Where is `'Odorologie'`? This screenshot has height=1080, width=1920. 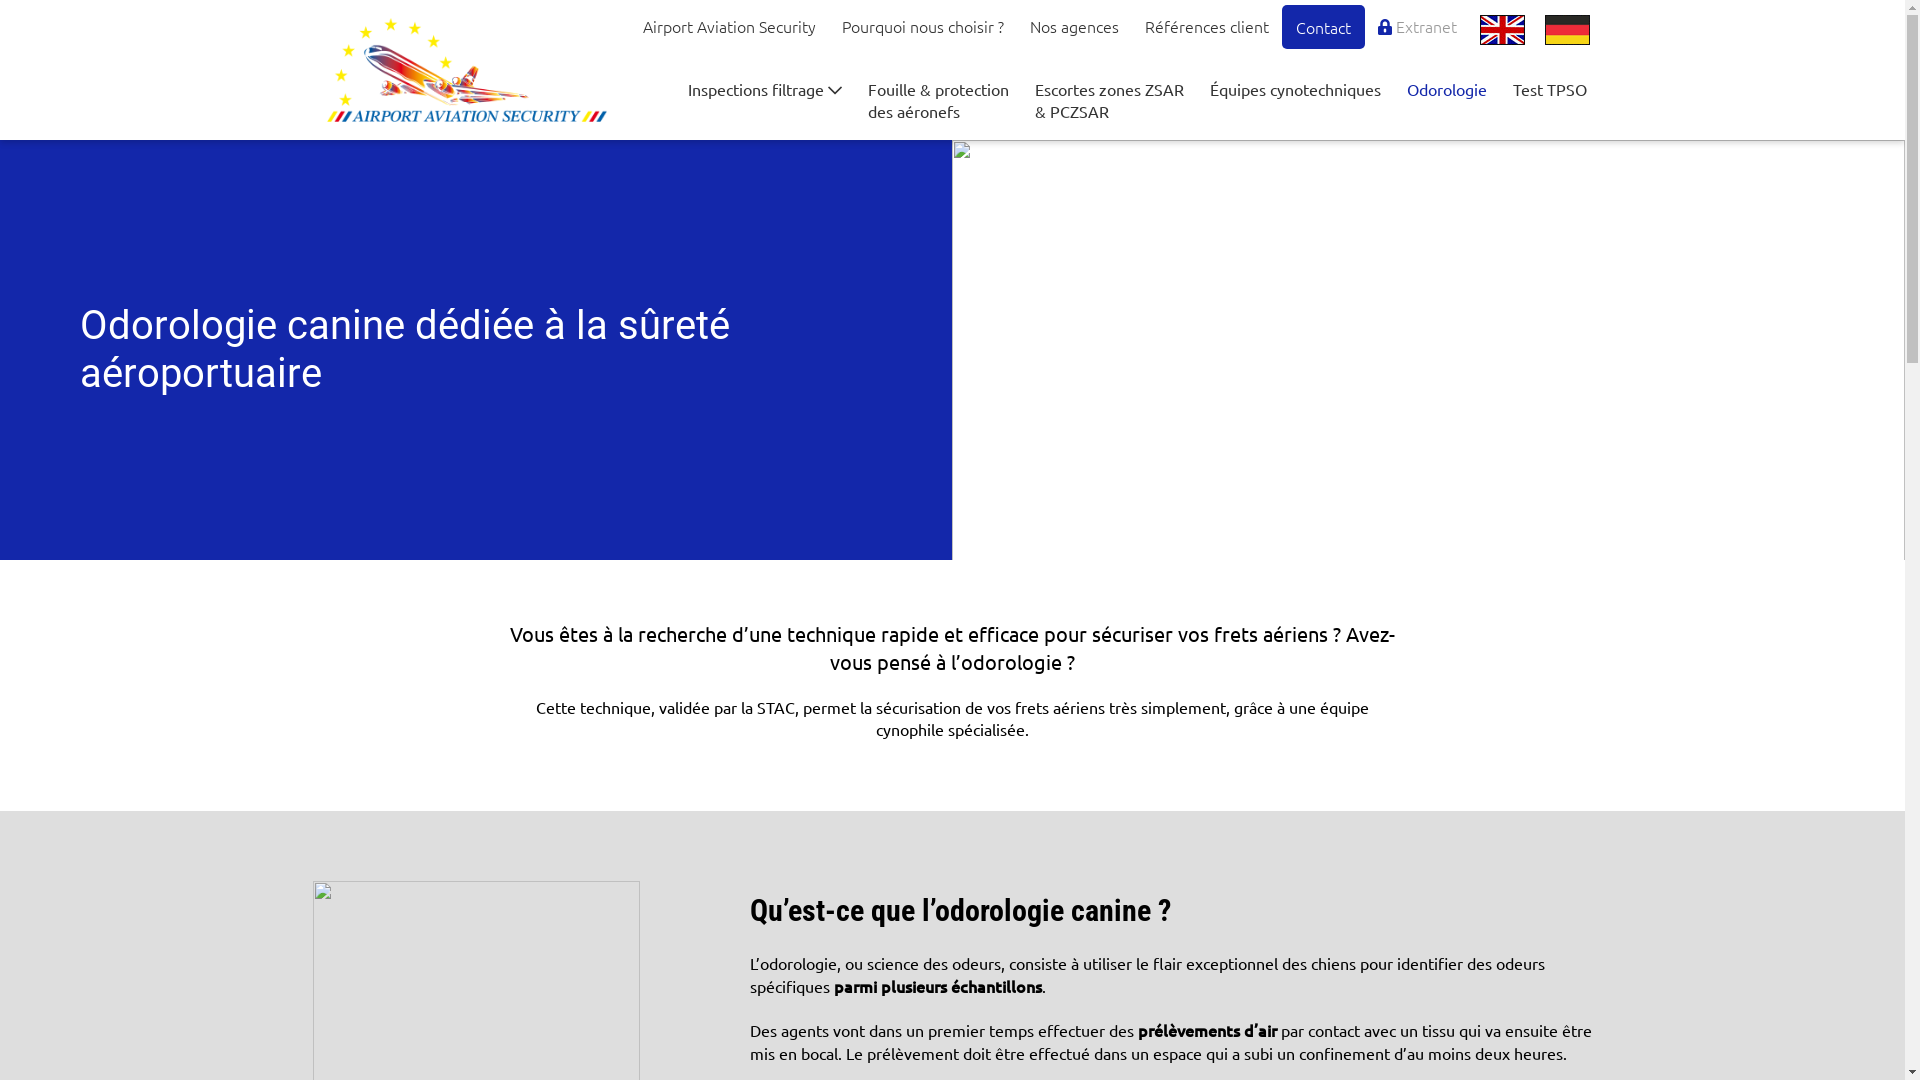 'Odorologie' is located at coordinates (1446, 87).